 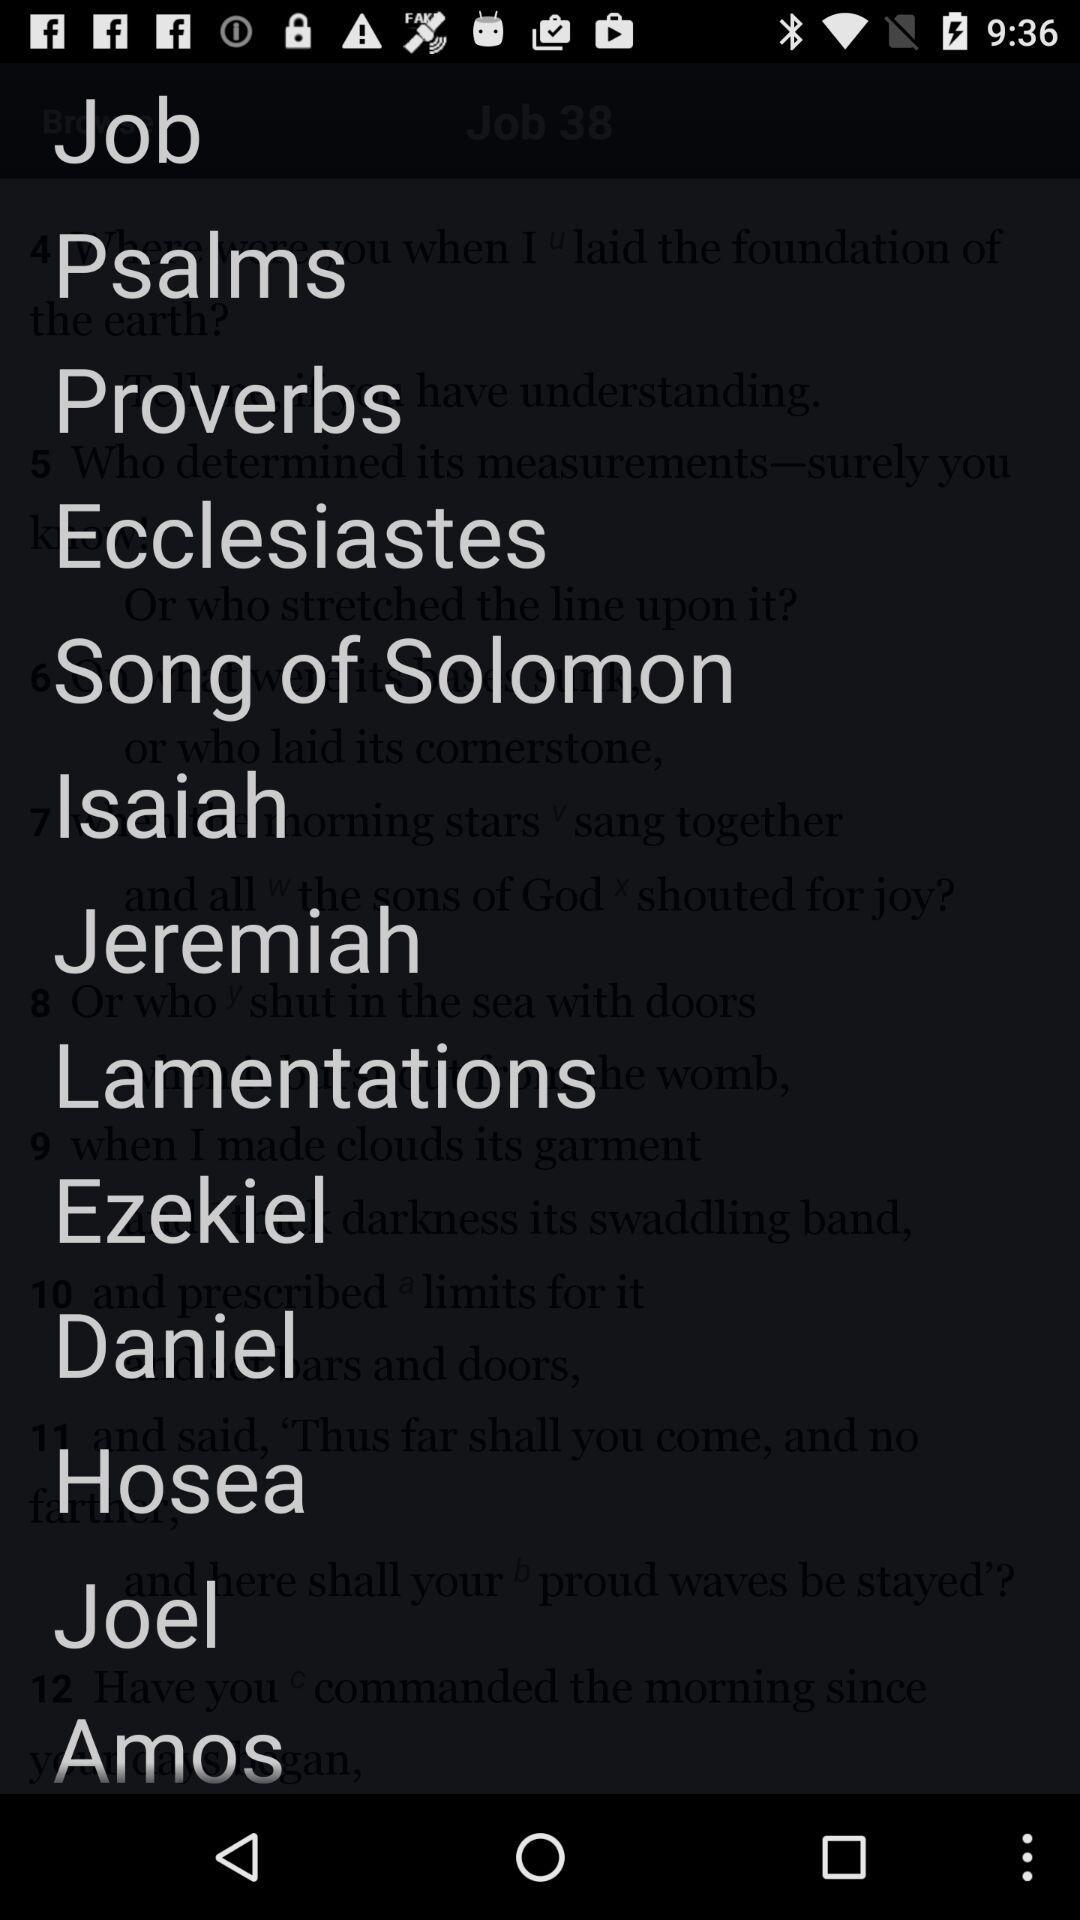 I want to click on the isaiah icon, so click(x=144, y=802).